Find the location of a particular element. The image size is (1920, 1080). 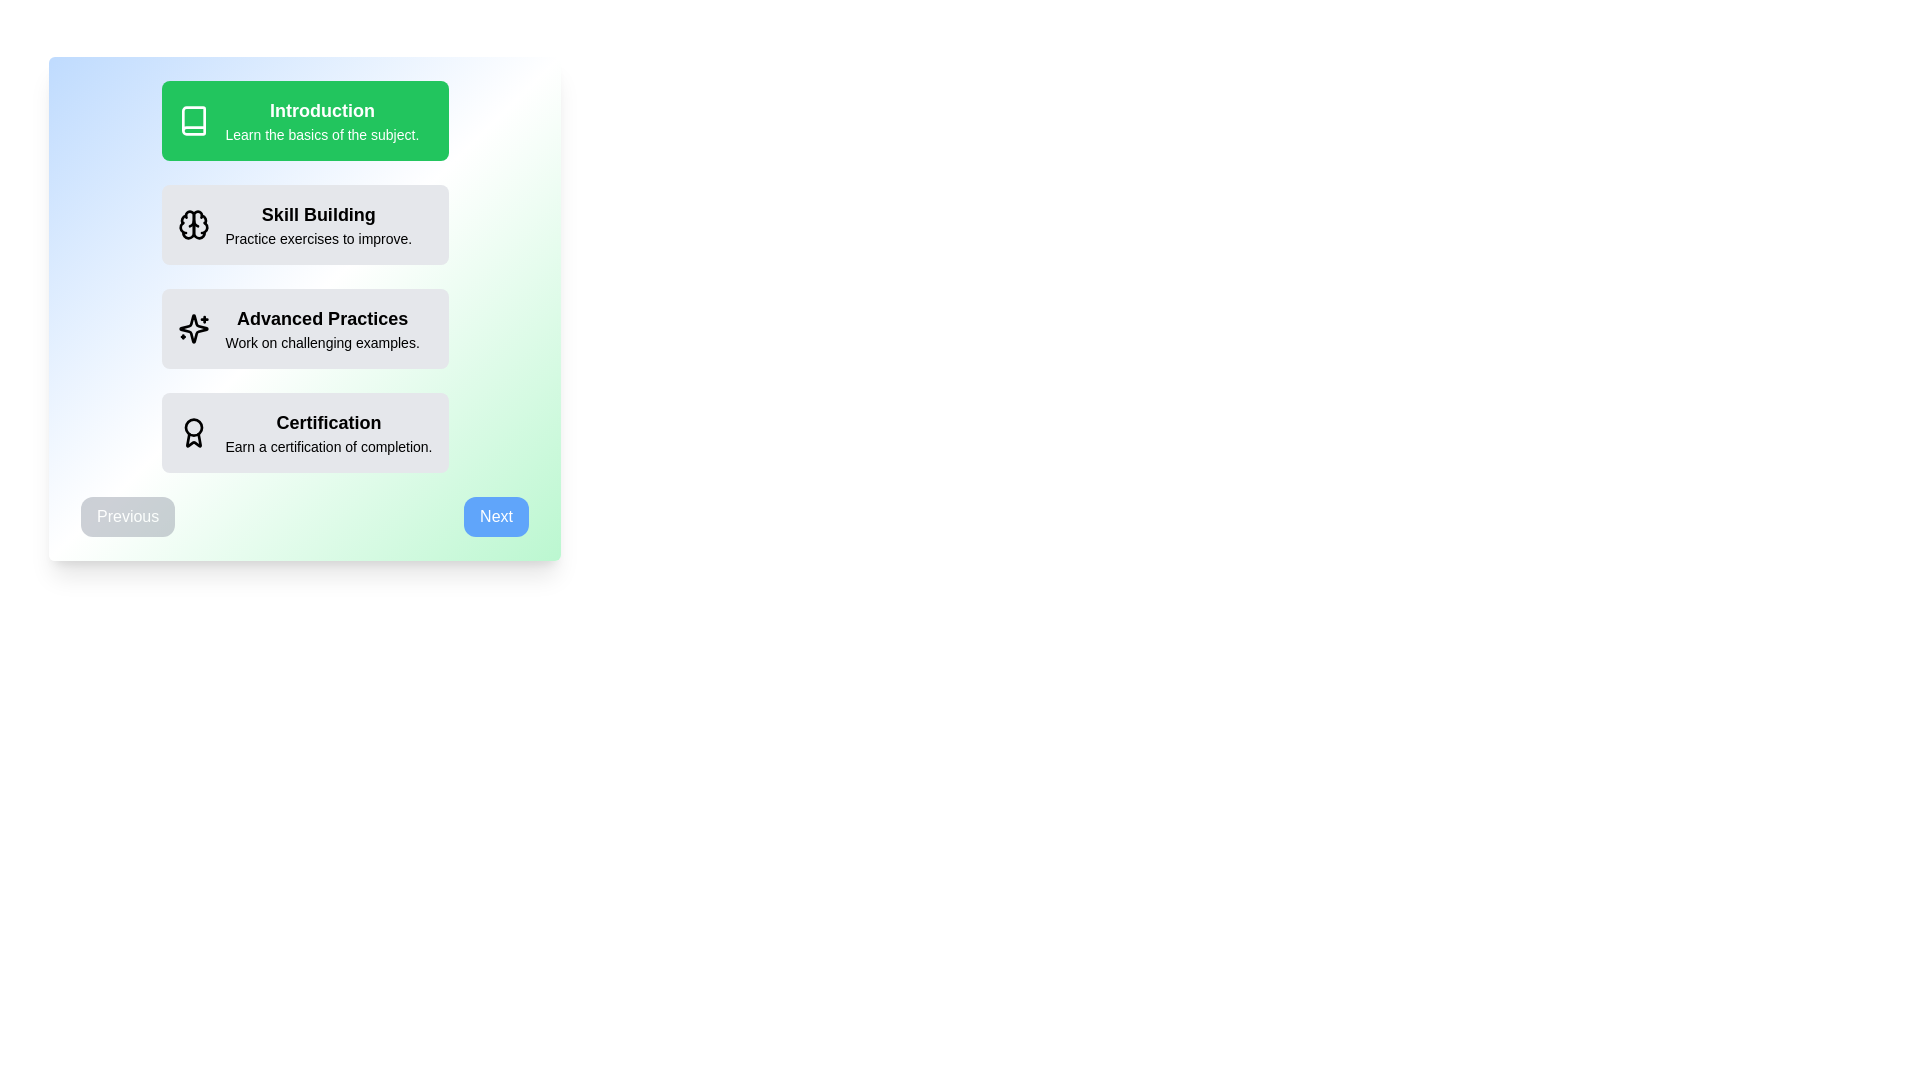

the description of the step Advanced Practices is located at coordinates (304, 327).